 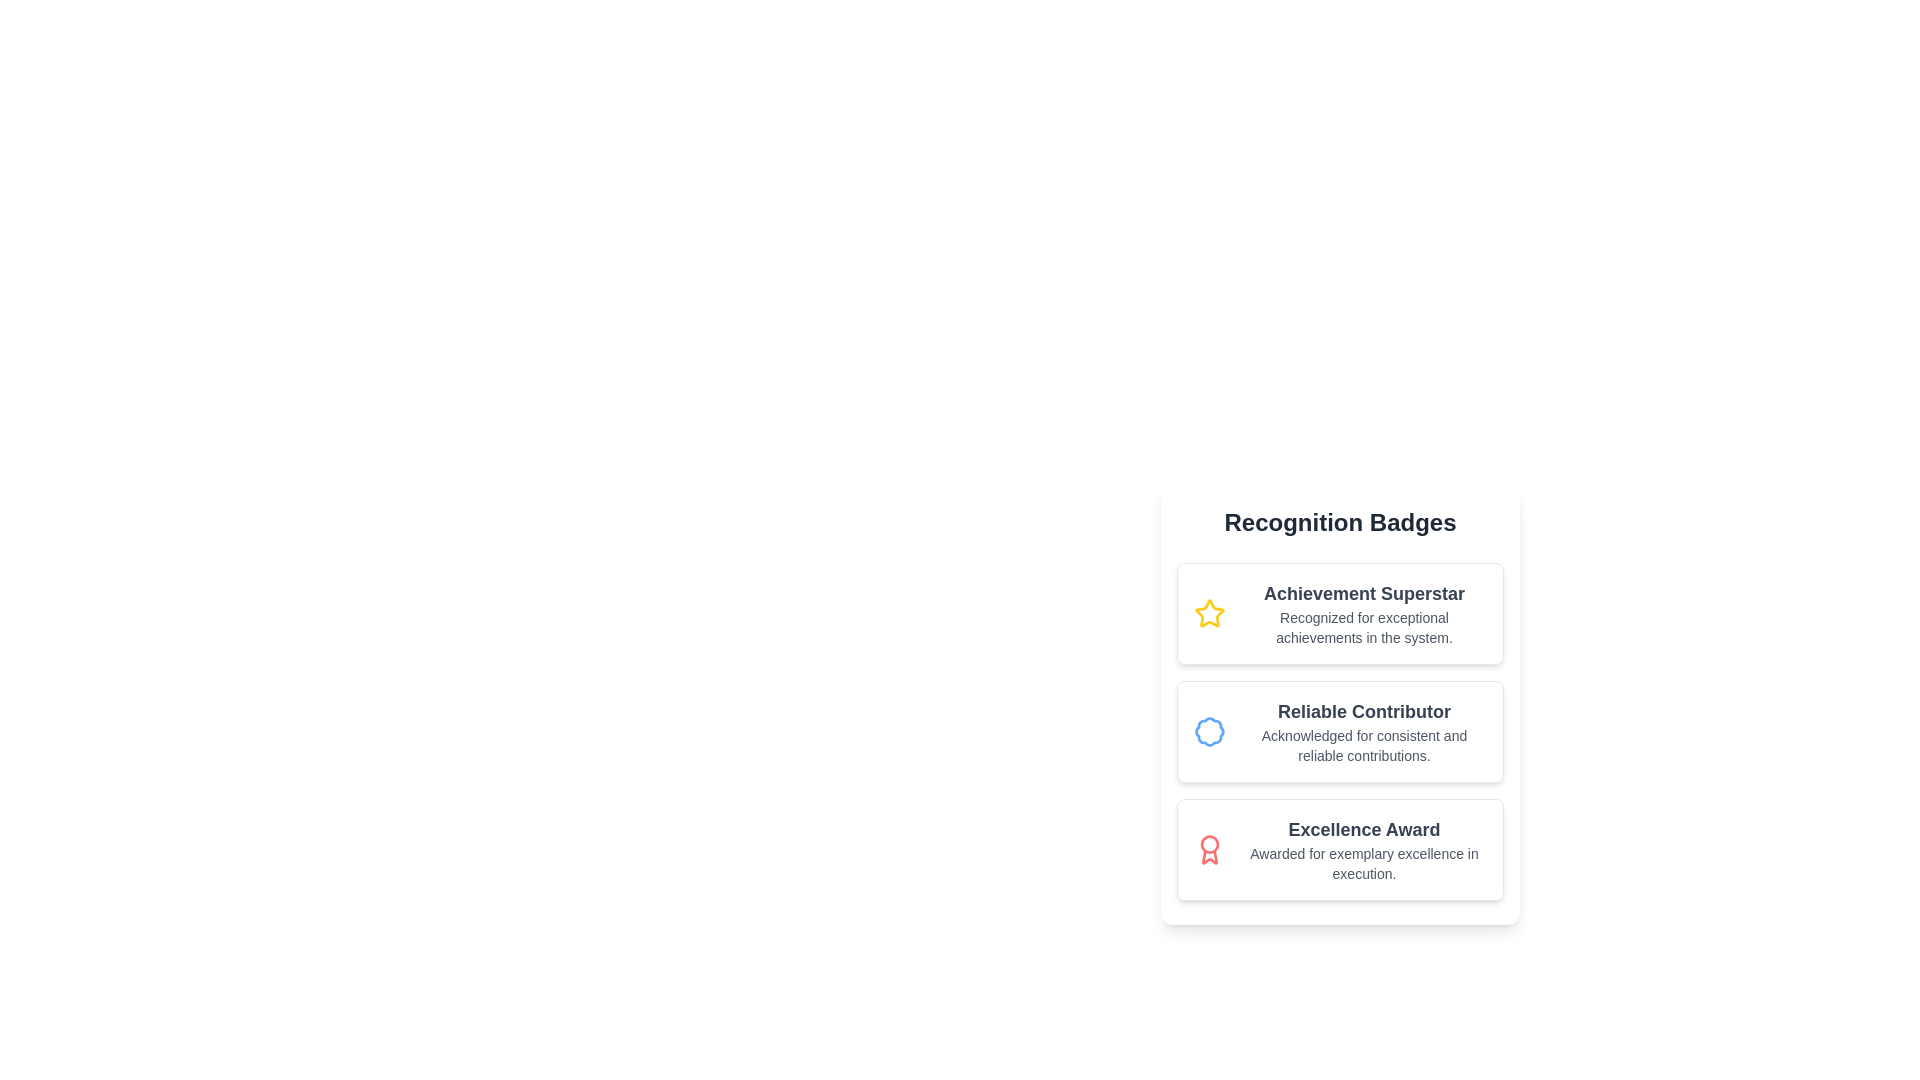 I want to click on the text label that serves as the title for the second badge card in the 'Recognition Badges' list, which describes the badge type, so click(x=1363, y=711).